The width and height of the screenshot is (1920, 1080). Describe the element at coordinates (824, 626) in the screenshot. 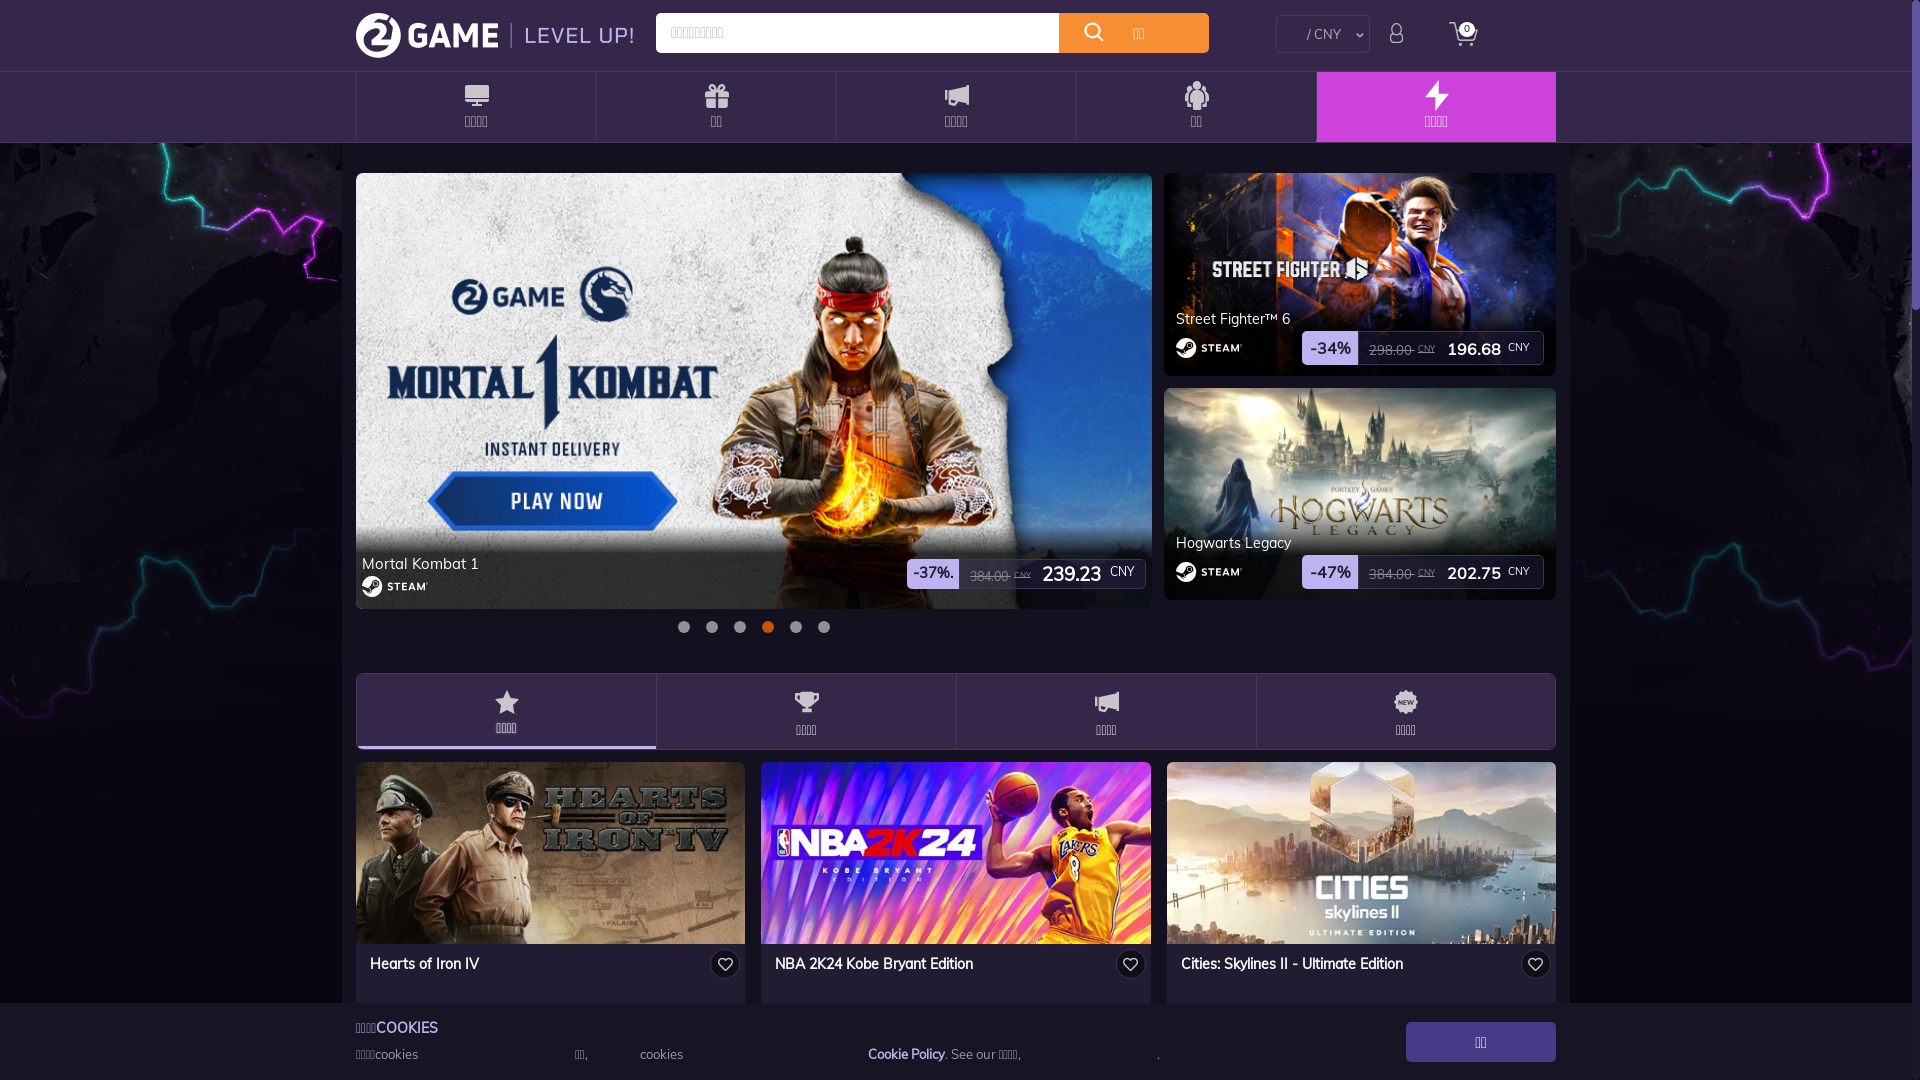

I see `'5'` at that location.